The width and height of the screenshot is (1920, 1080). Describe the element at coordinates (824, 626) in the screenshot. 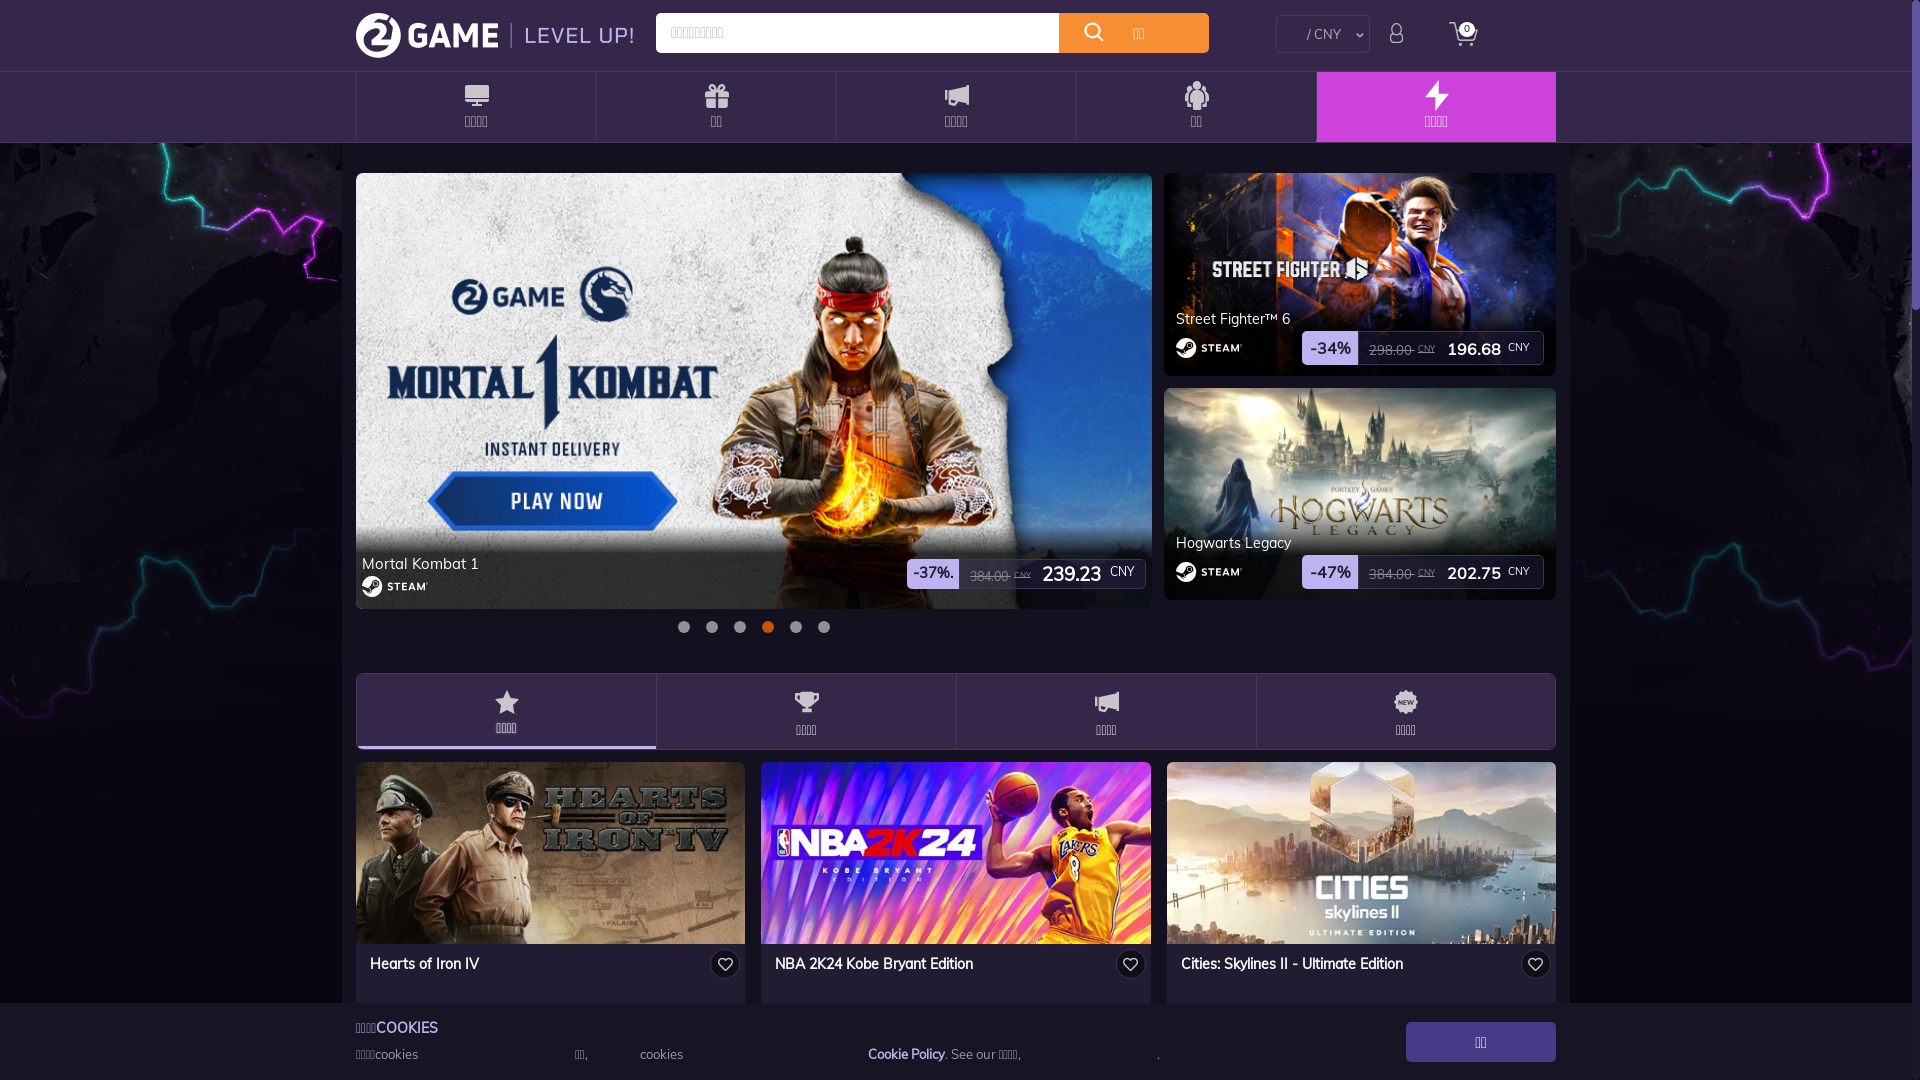

I see `'5'` at that location.